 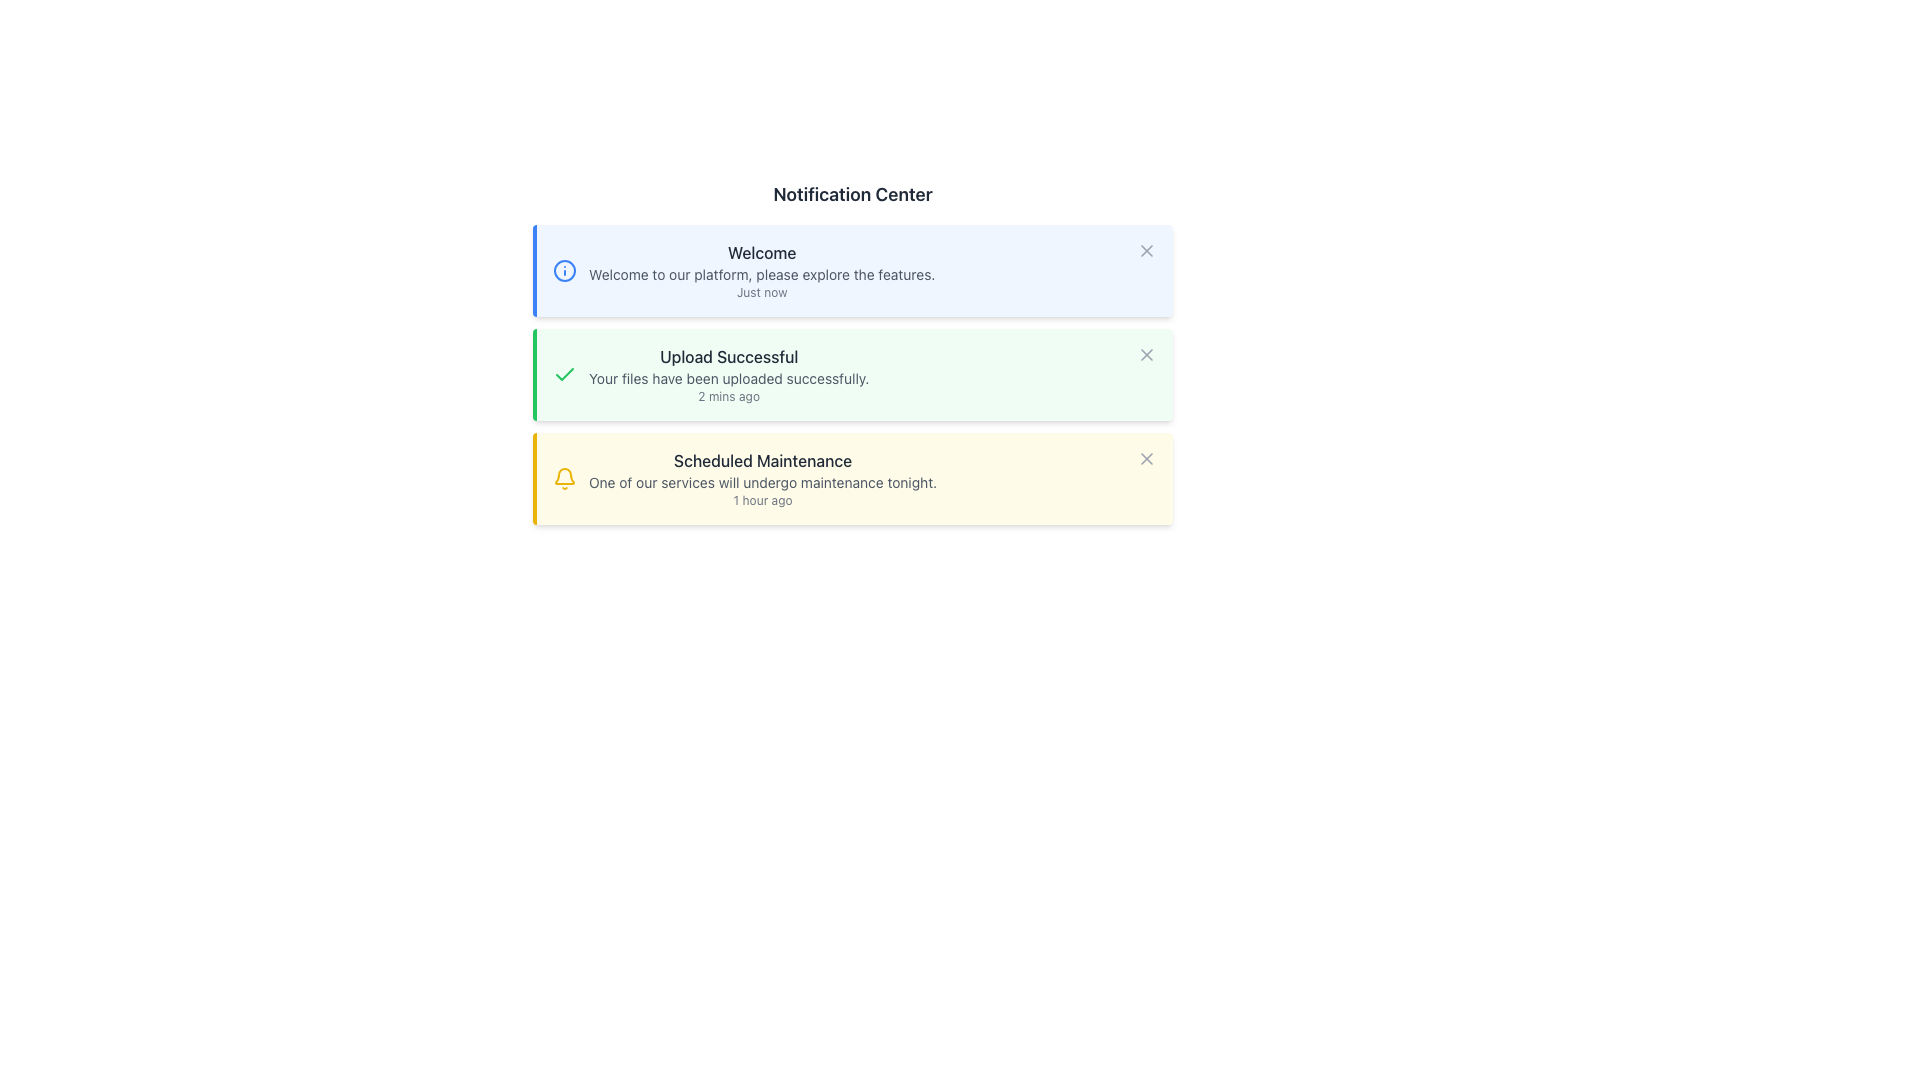 What do you see at coordinates (762, 482) in the screenshot?
I see `text string 'One of our services will undergo maintenance tonight.' located within the notification card titled 'Scheduled Maintenance' in the Notification Center` at bounding box center [762, 482].